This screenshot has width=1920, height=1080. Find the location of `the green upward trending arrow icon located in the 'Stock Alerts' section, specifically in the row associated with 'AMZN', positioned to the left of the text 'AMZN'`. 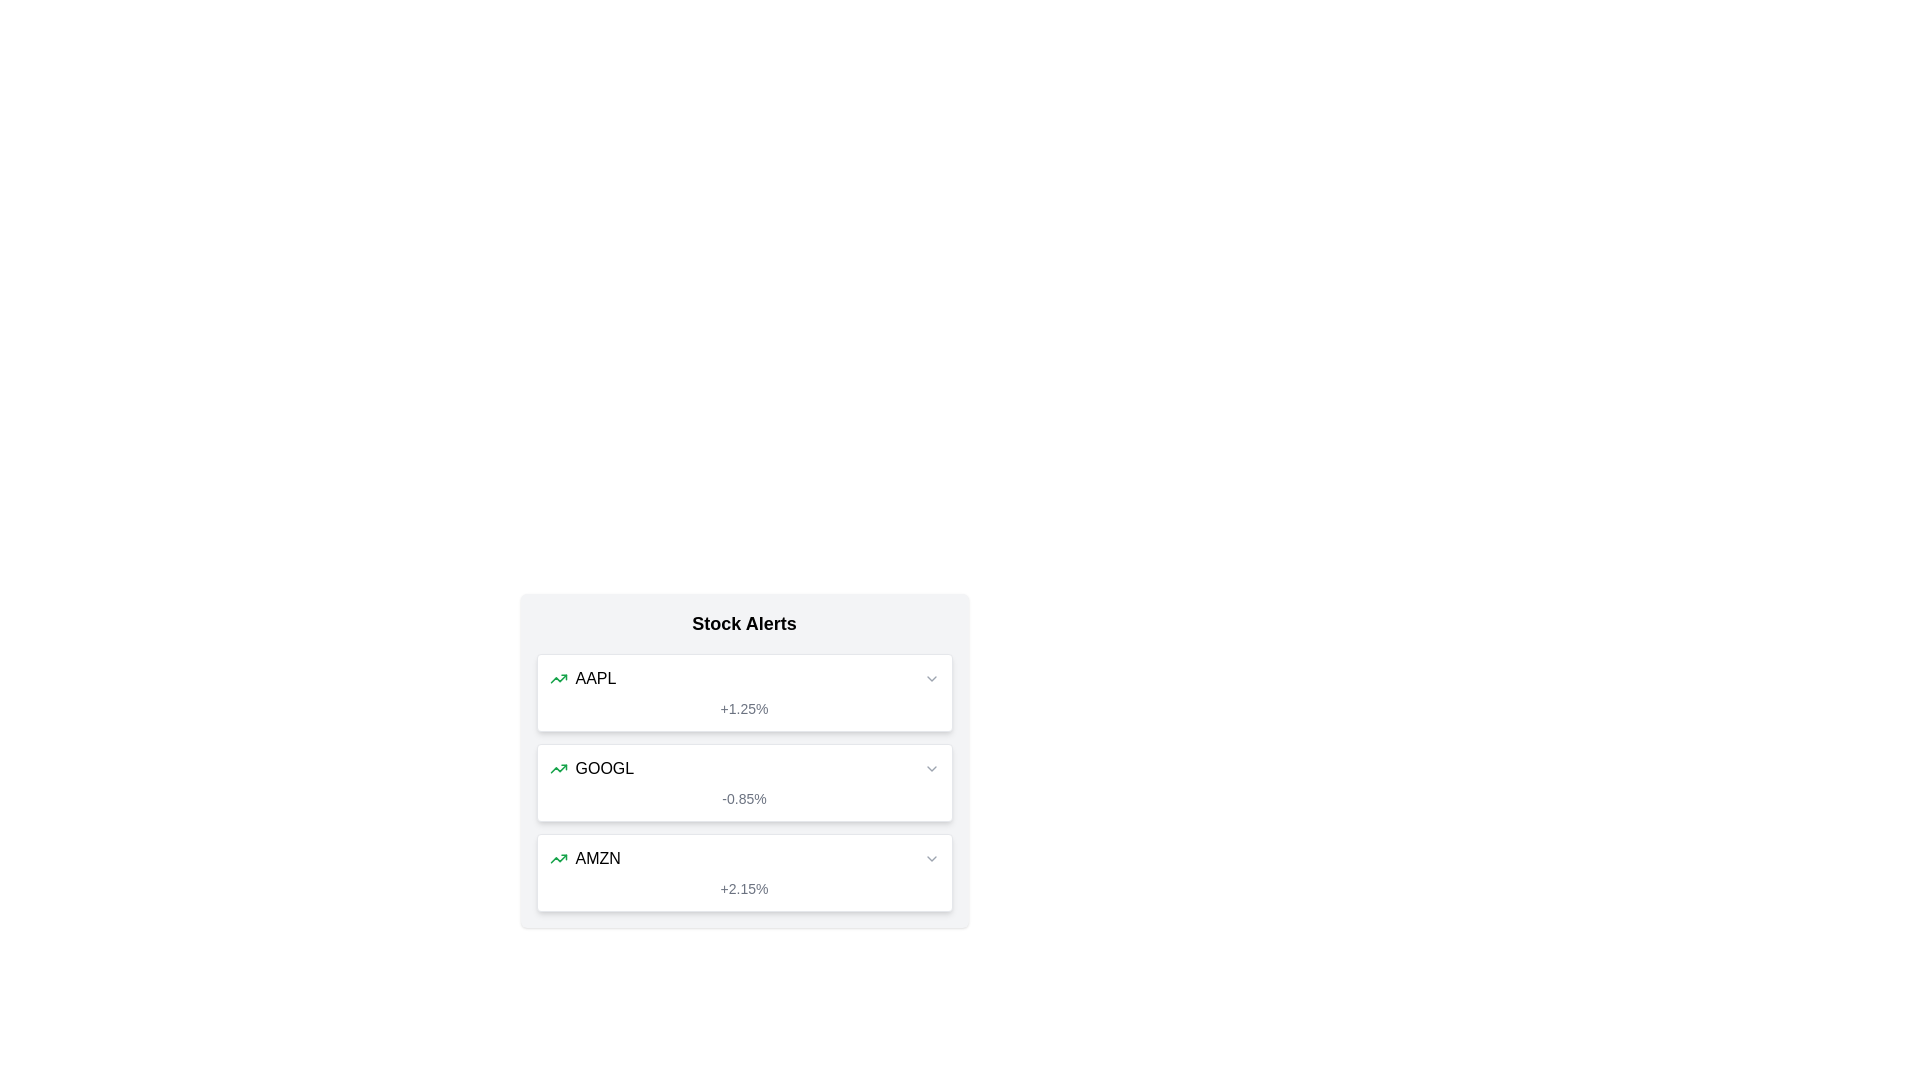

the green upward trending arrow icon located in the 'Stock Alerts' section, specifically in the row associated with 'AMZN', positioned to the left of the text 'AMZN' is located at coordinates (558, 858).